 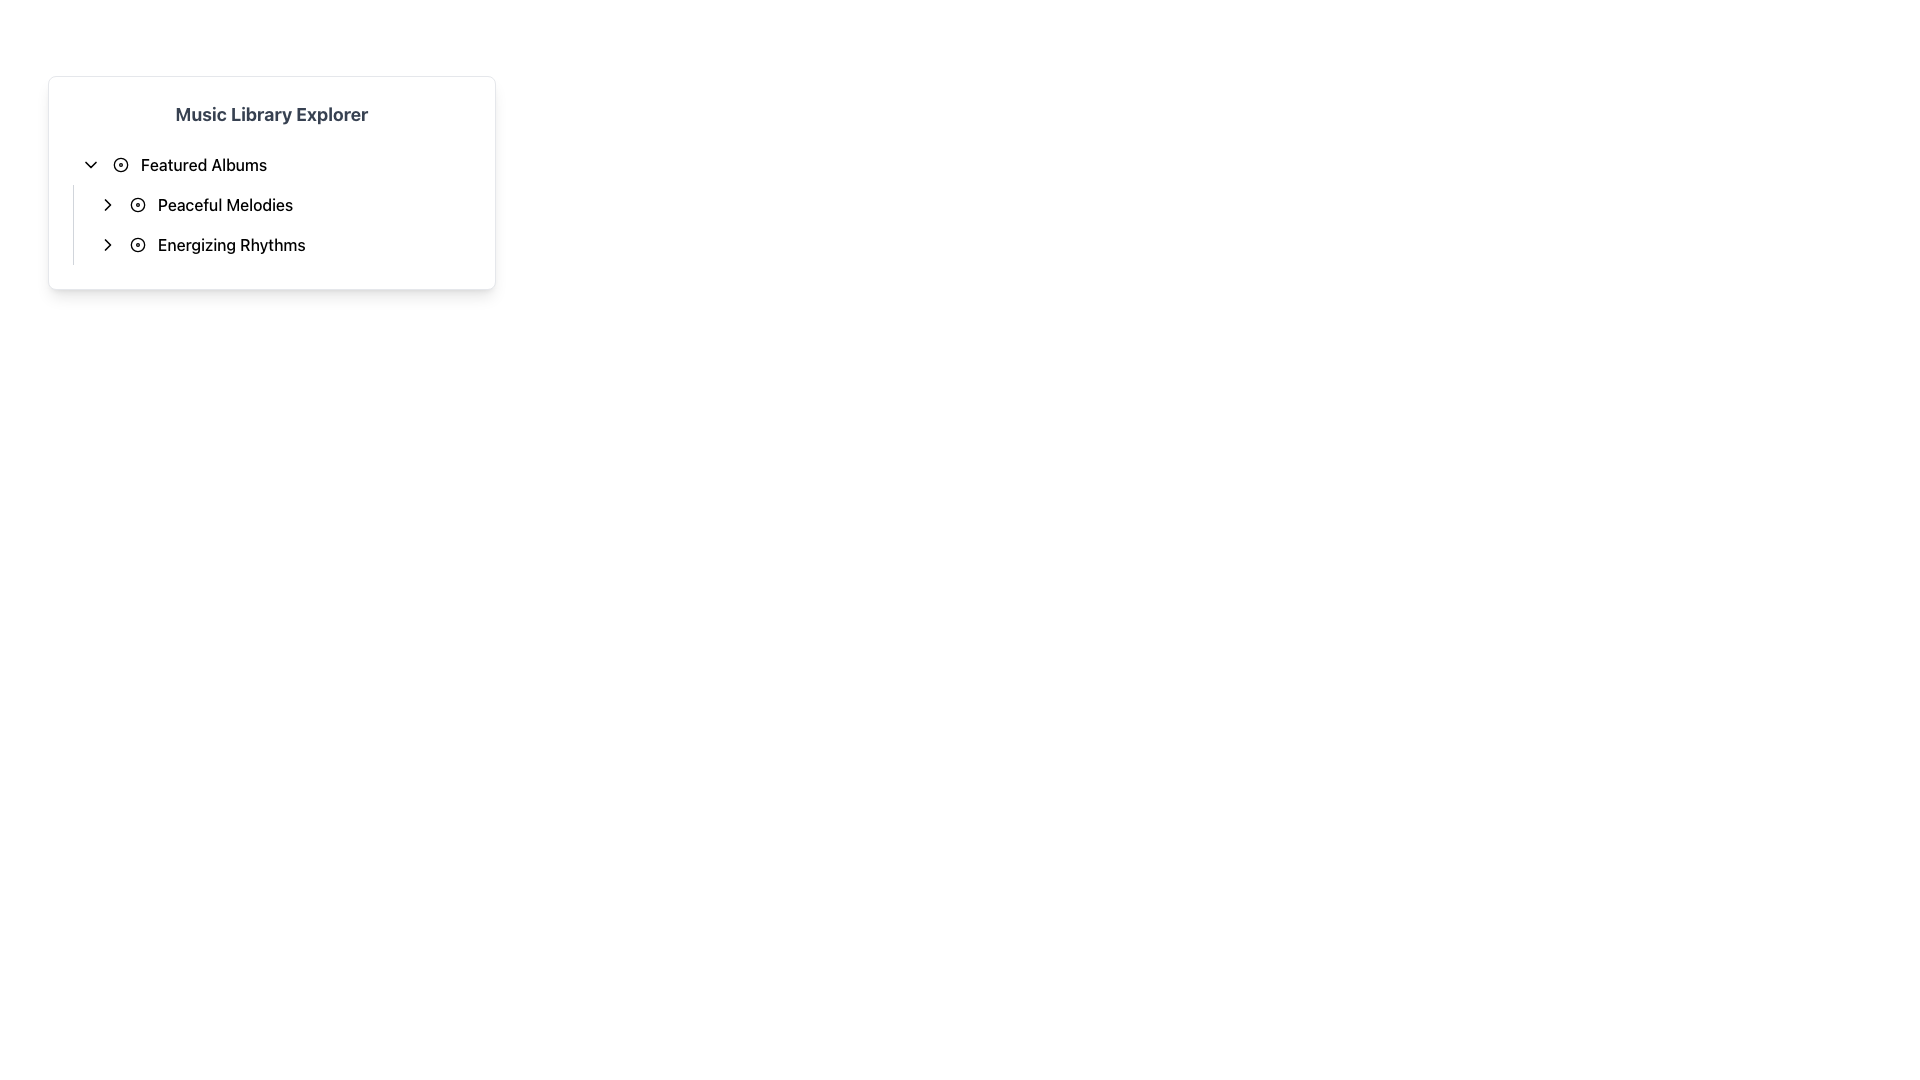 I want to click on the leftmost button with a rightward-facing chevron icon in the 'Energizing Rhythms' group, so click(x=107, y=244).